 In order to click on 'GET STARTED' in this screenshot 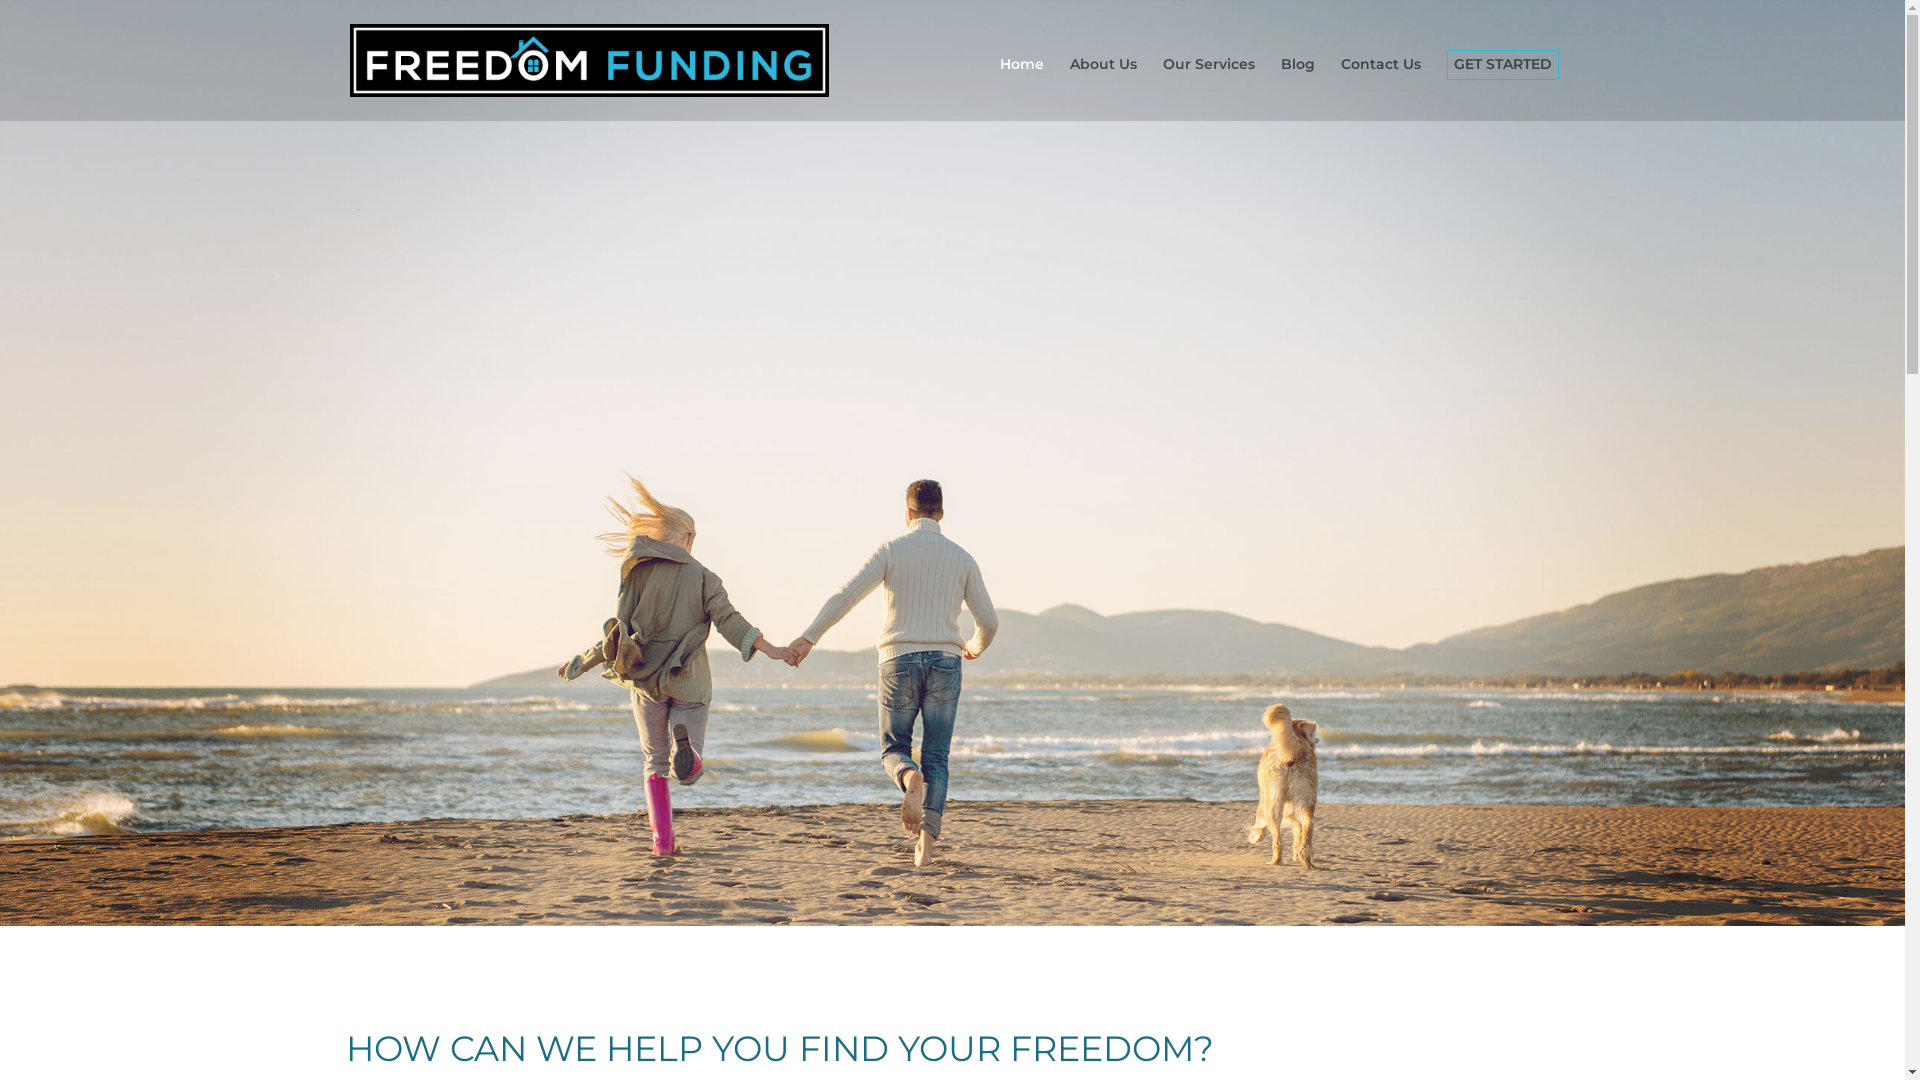, I will do `click(1502, 87)`.